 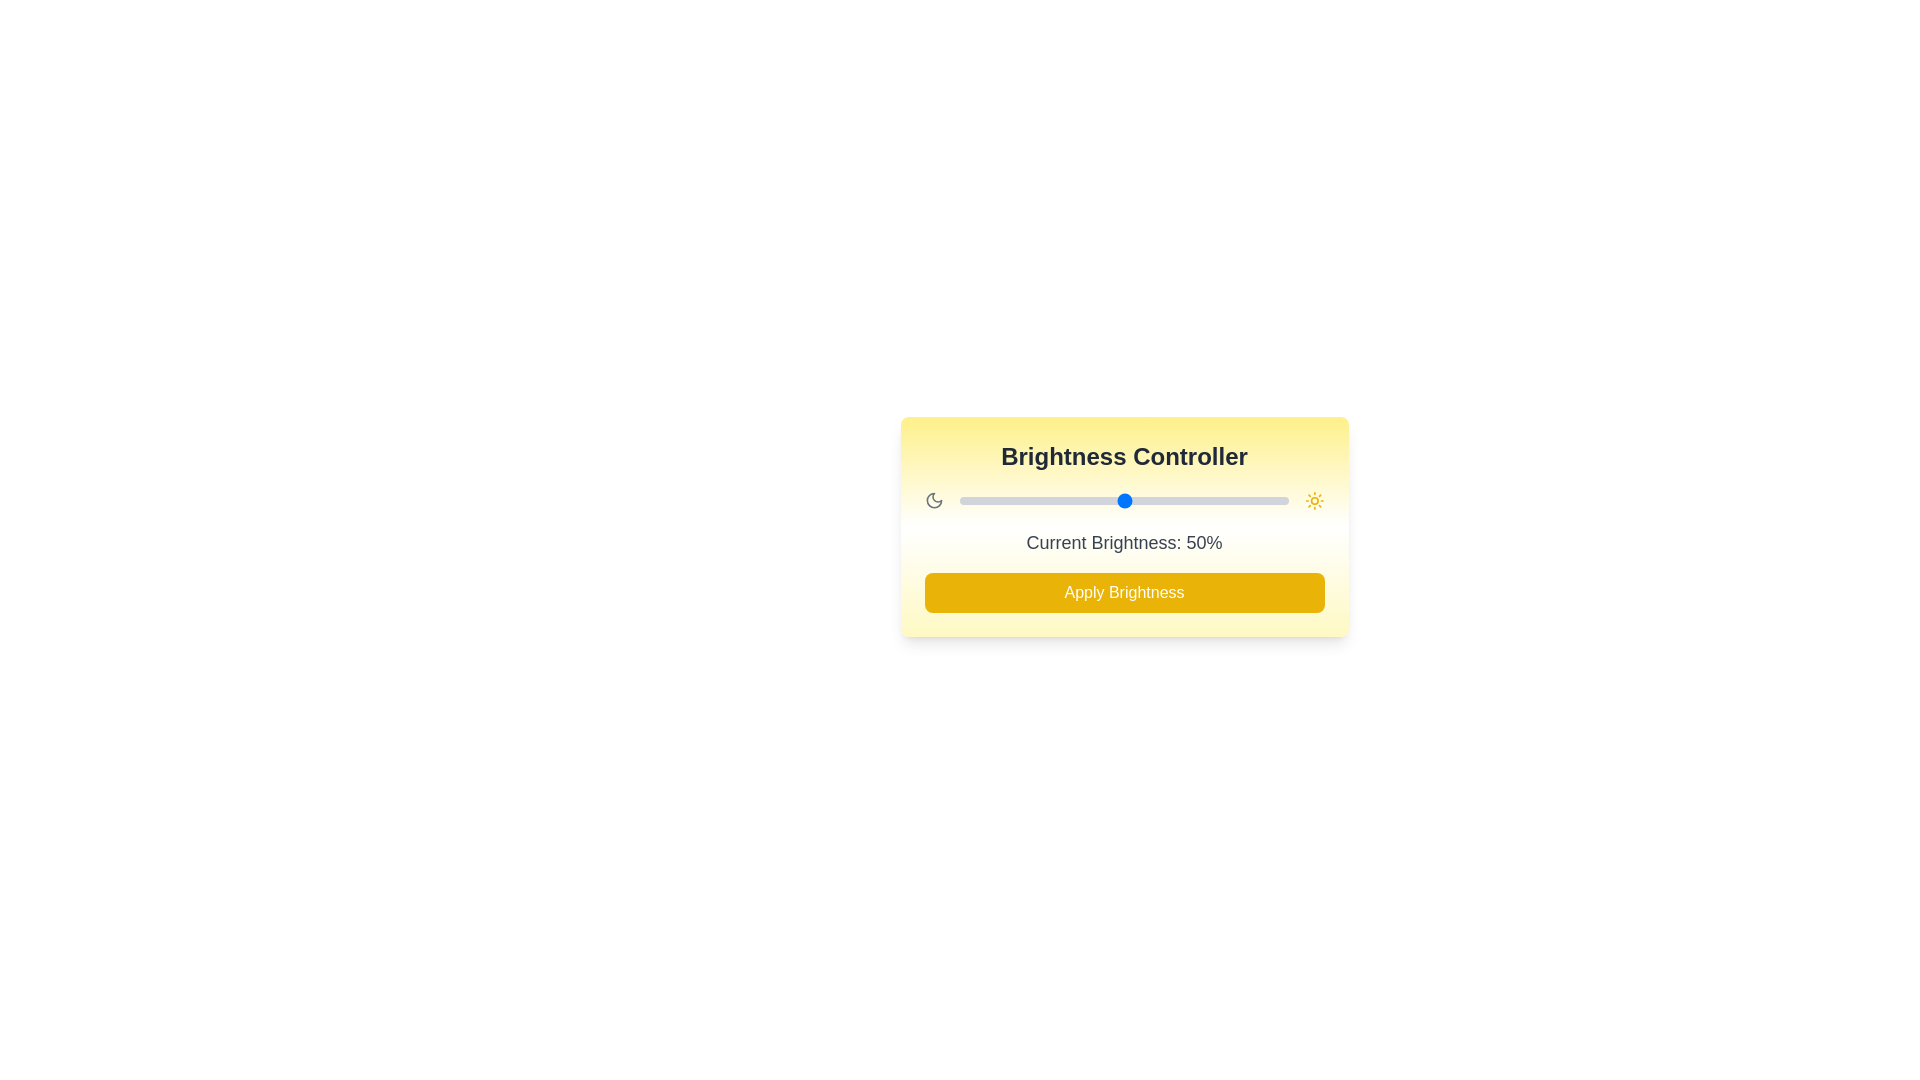 What do you see at coordinates (1124, 592) in the screenshot?
I see `the 'Apply Brightness' button` at bounding box center [1124, 592].